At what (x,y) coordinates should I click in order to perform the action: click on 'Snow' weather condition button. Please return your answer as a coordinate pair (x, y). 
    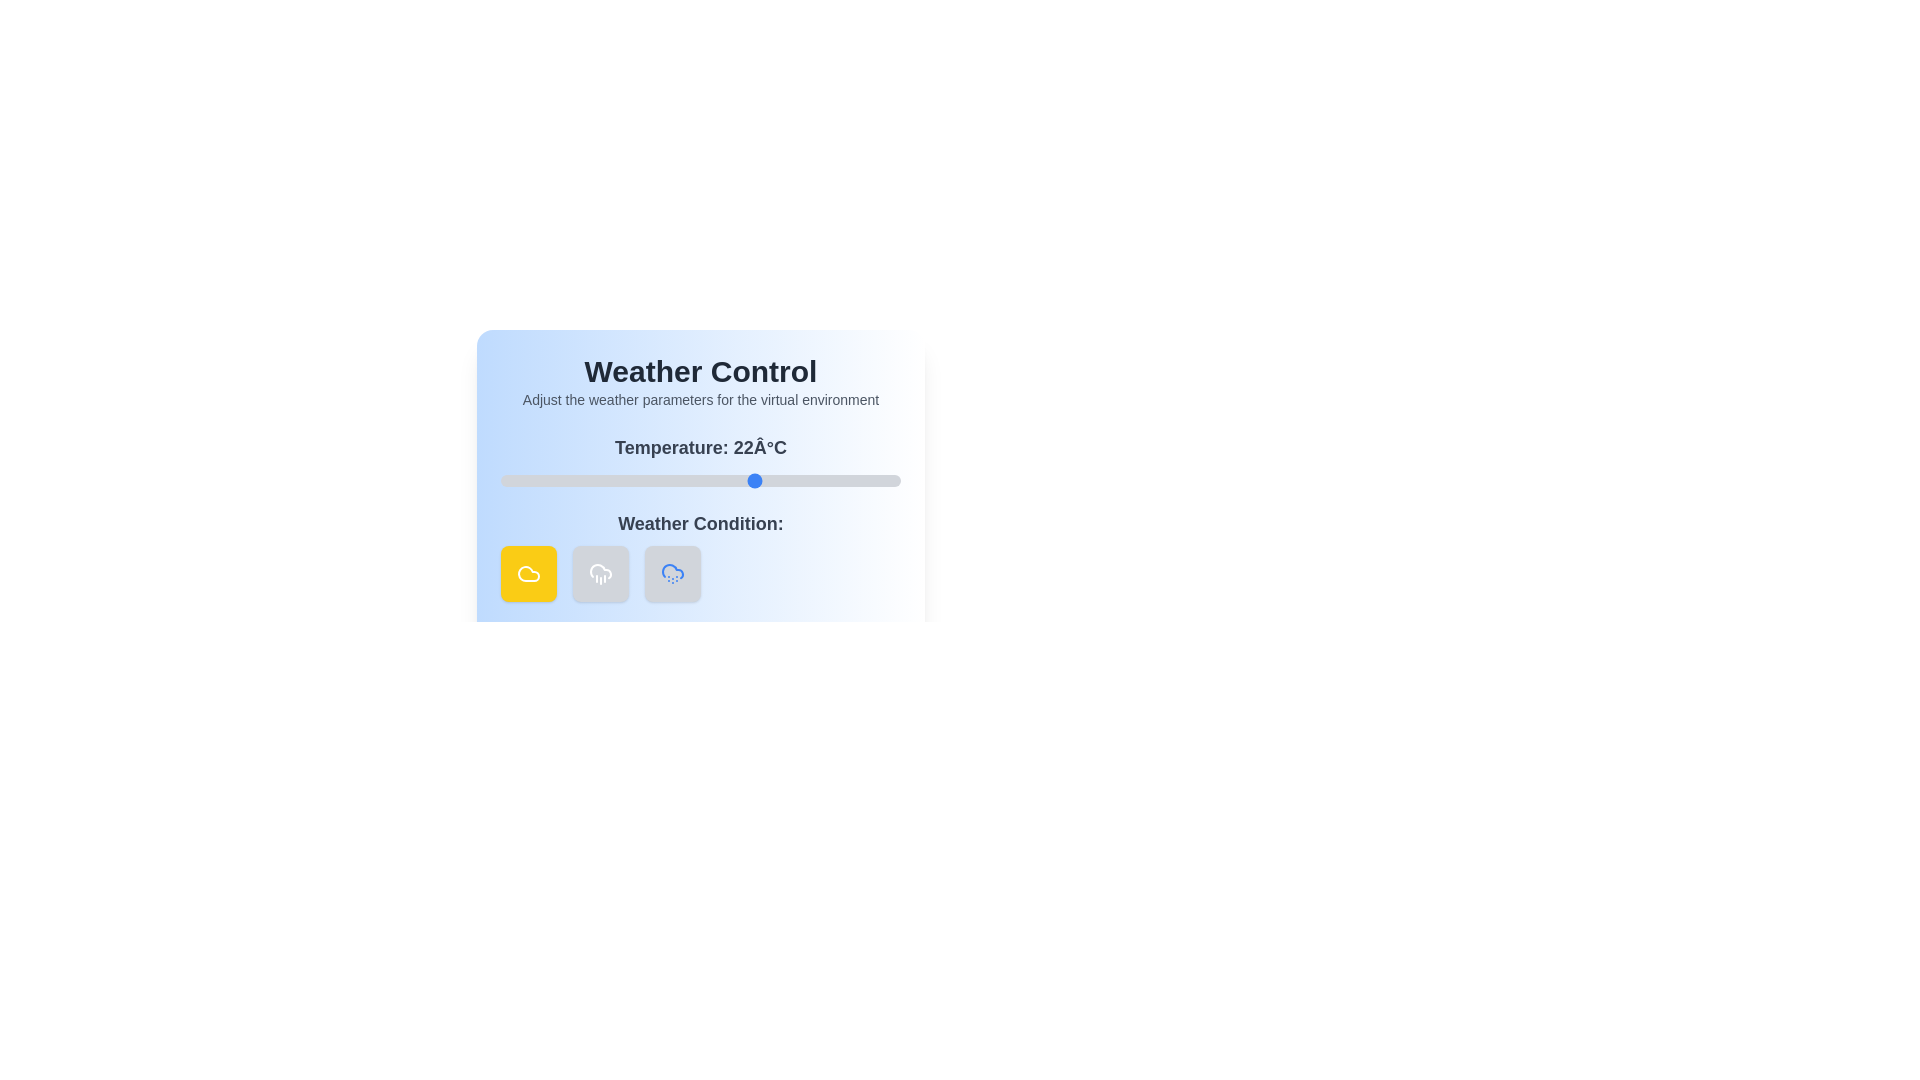
    Looking at the image, I should click on (672, 574).